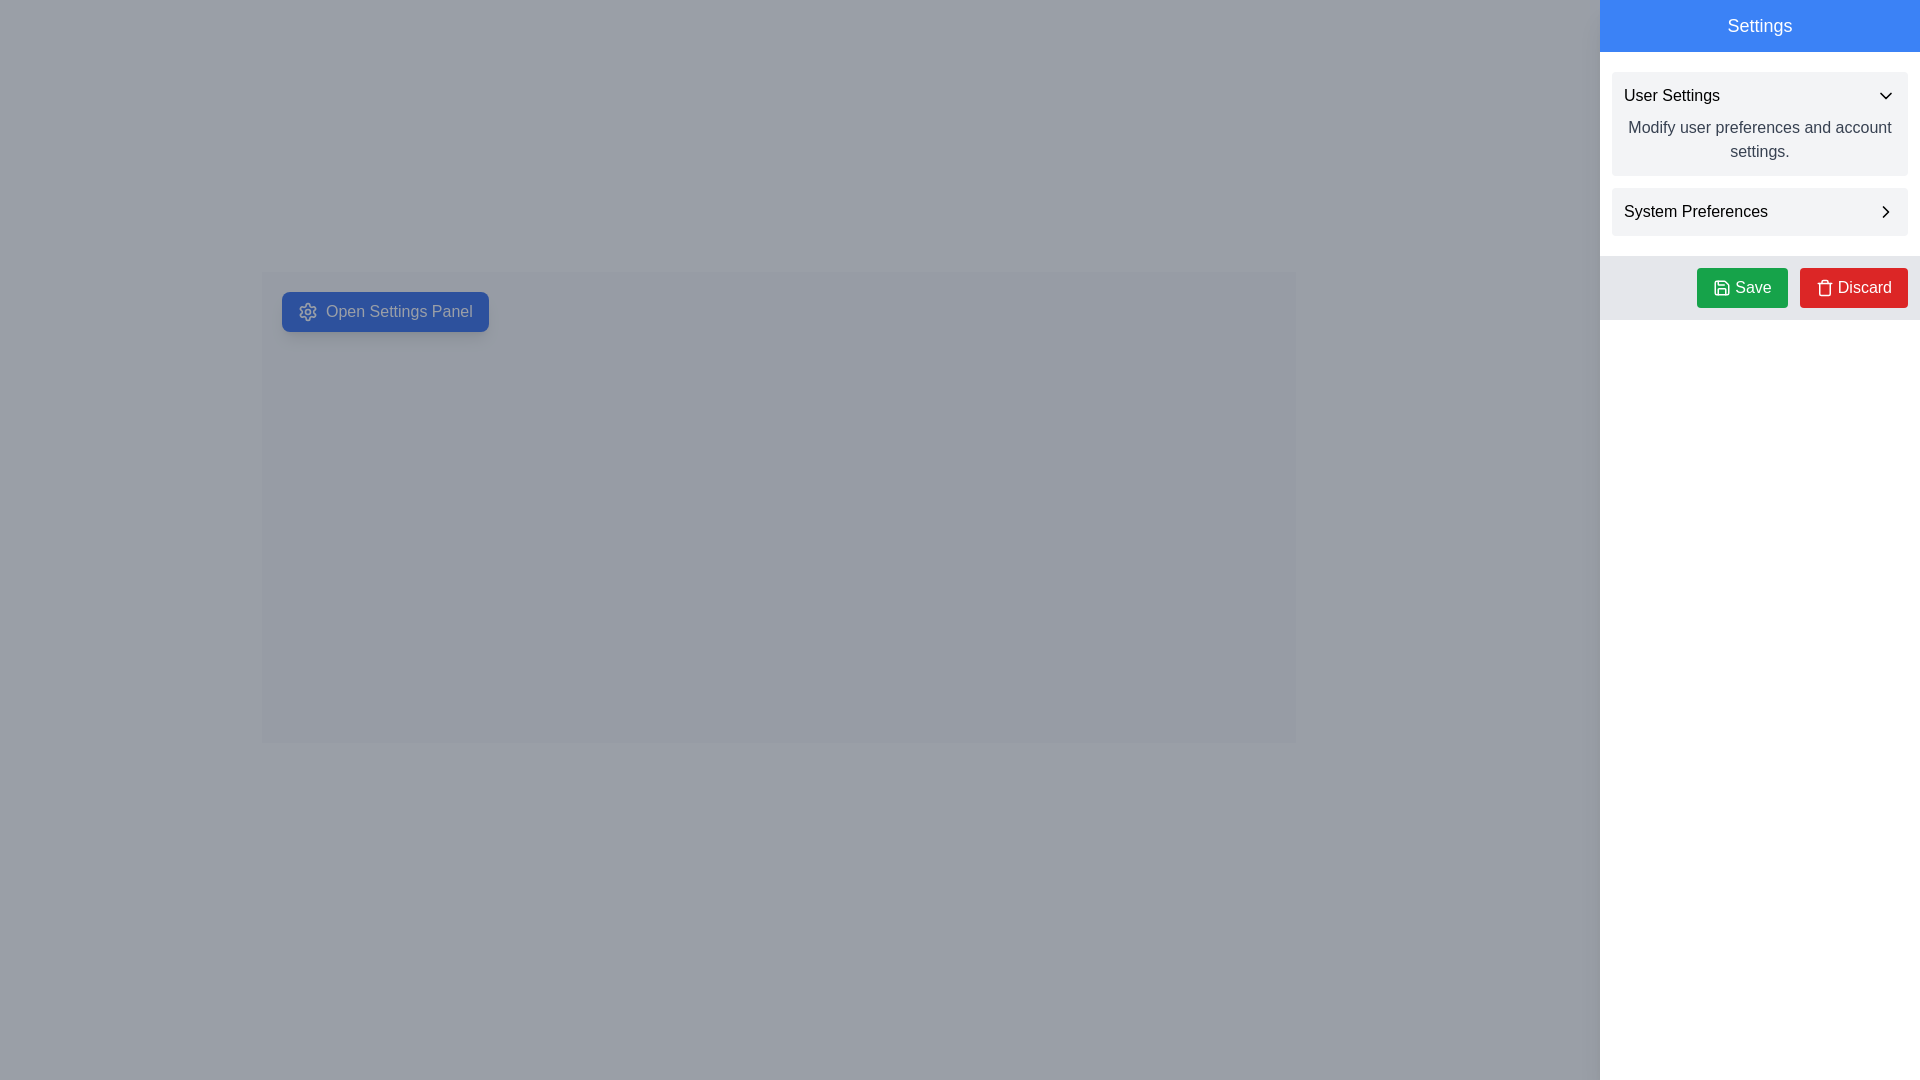 The width and height of the screenshot is (1920, 1080). I want to click on the text label that indicates the save function, located to the right of the save icon on the top right section of the interface, next to the red 'Discard' button, so click(1752, 288).